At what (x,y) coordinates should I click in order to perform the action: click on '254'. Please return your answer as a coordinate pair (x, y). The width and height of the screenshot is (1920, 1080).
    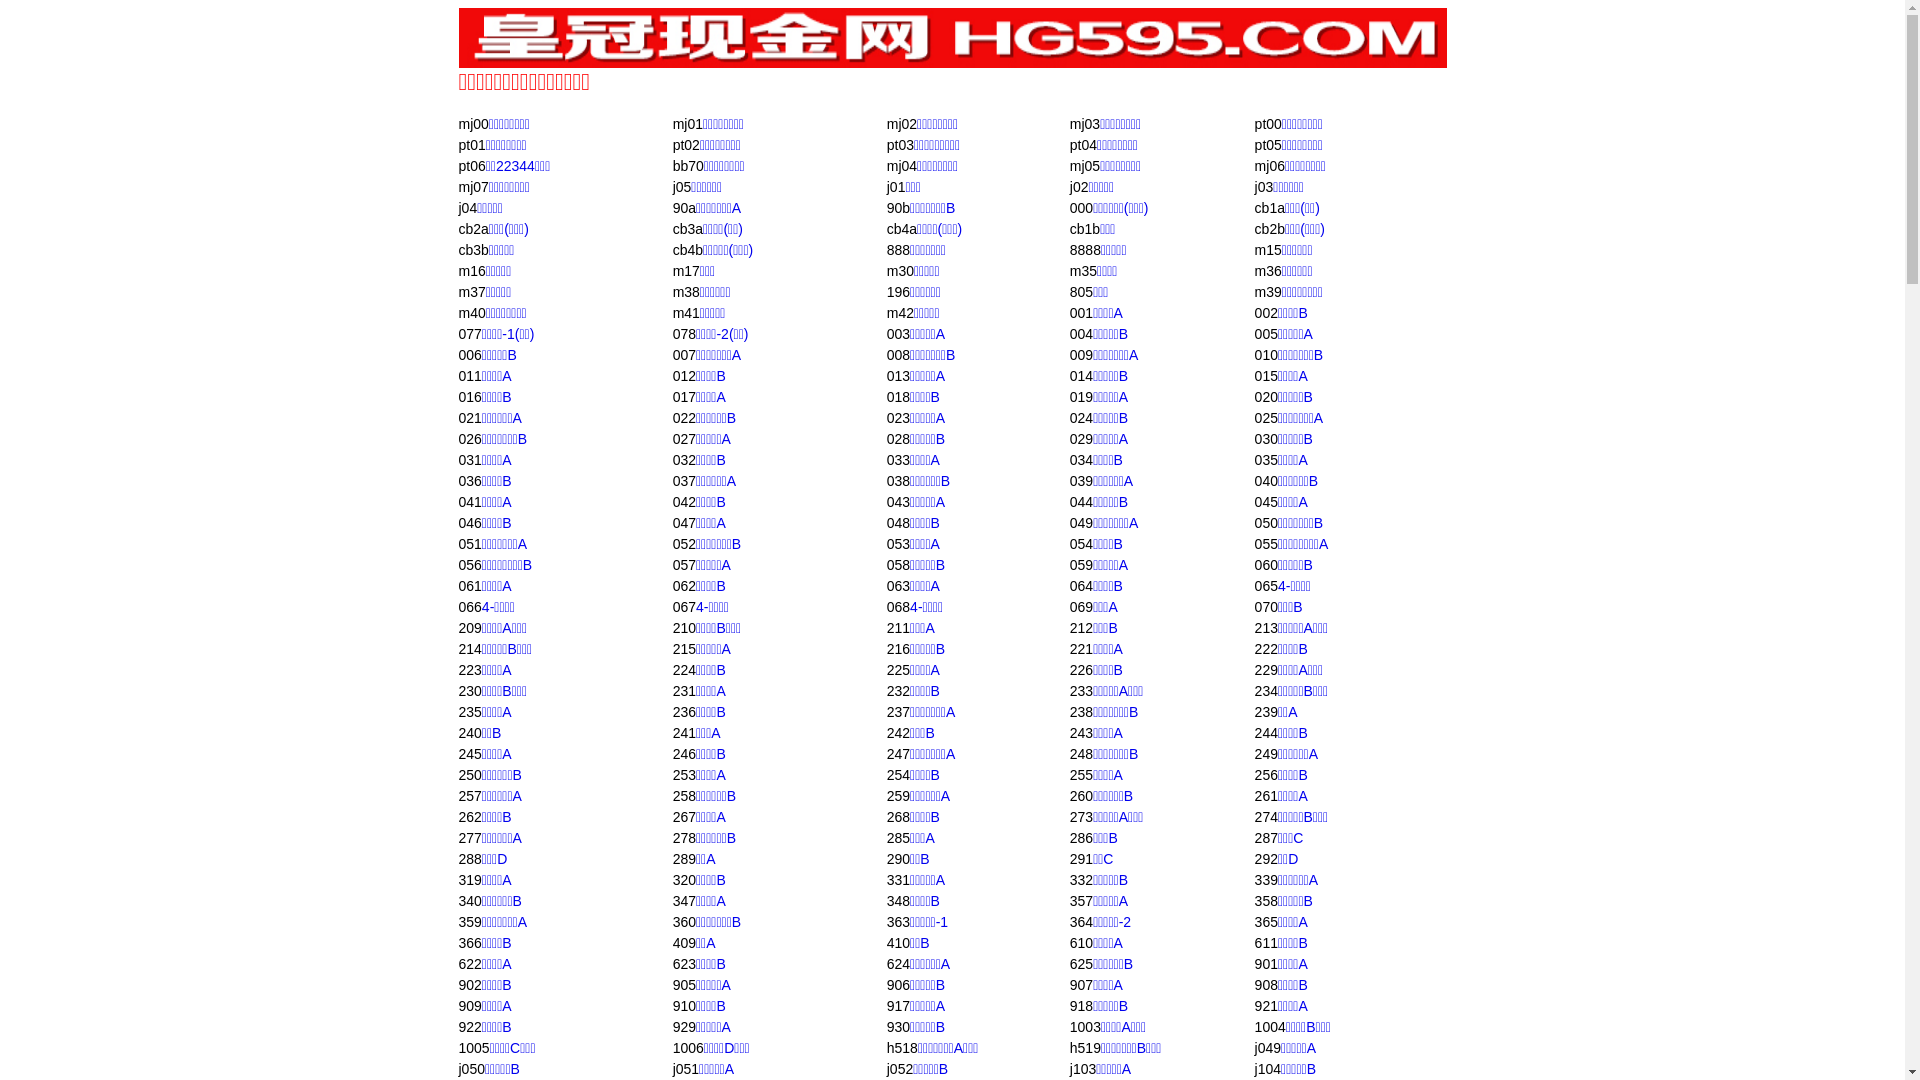
    Looking at the image, I should click on (897, 774).